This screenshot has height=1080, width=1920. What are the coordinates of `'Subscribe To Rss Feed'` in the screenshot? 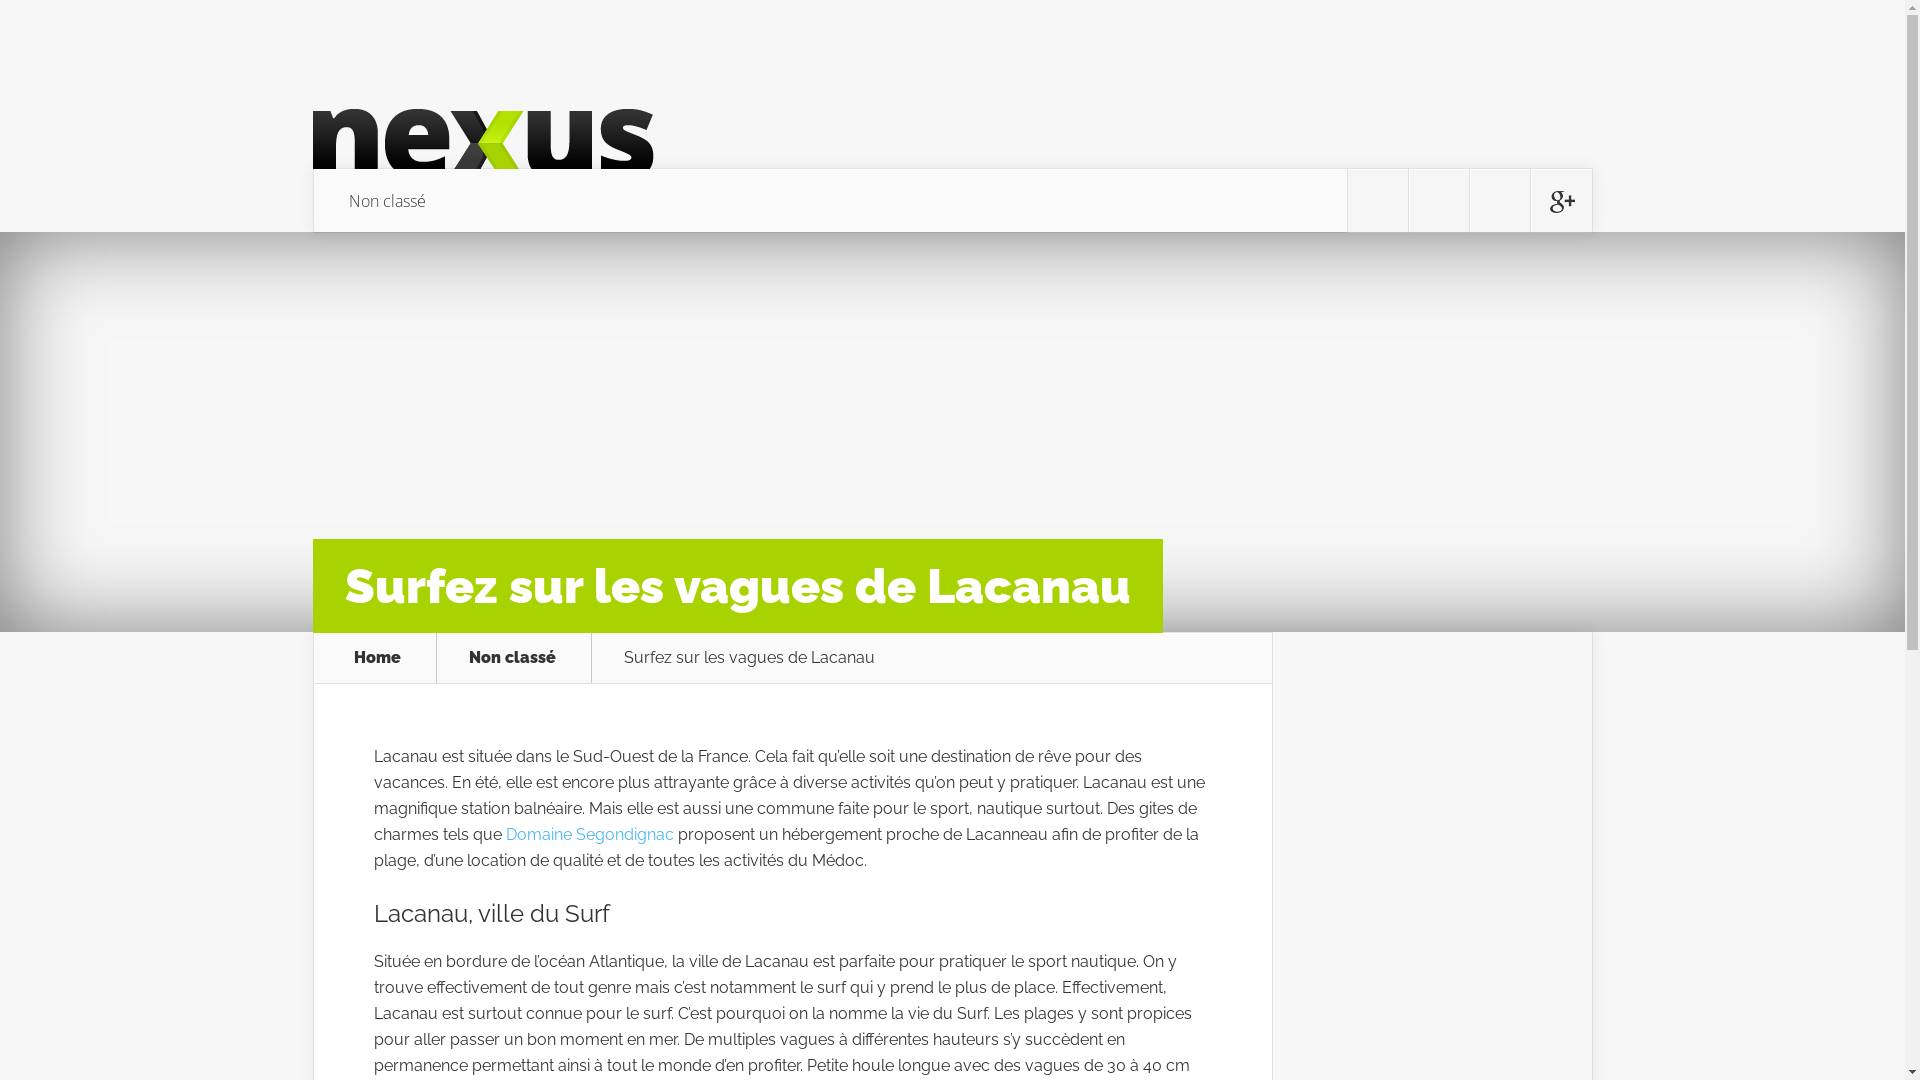 It's located at (1499, 200).